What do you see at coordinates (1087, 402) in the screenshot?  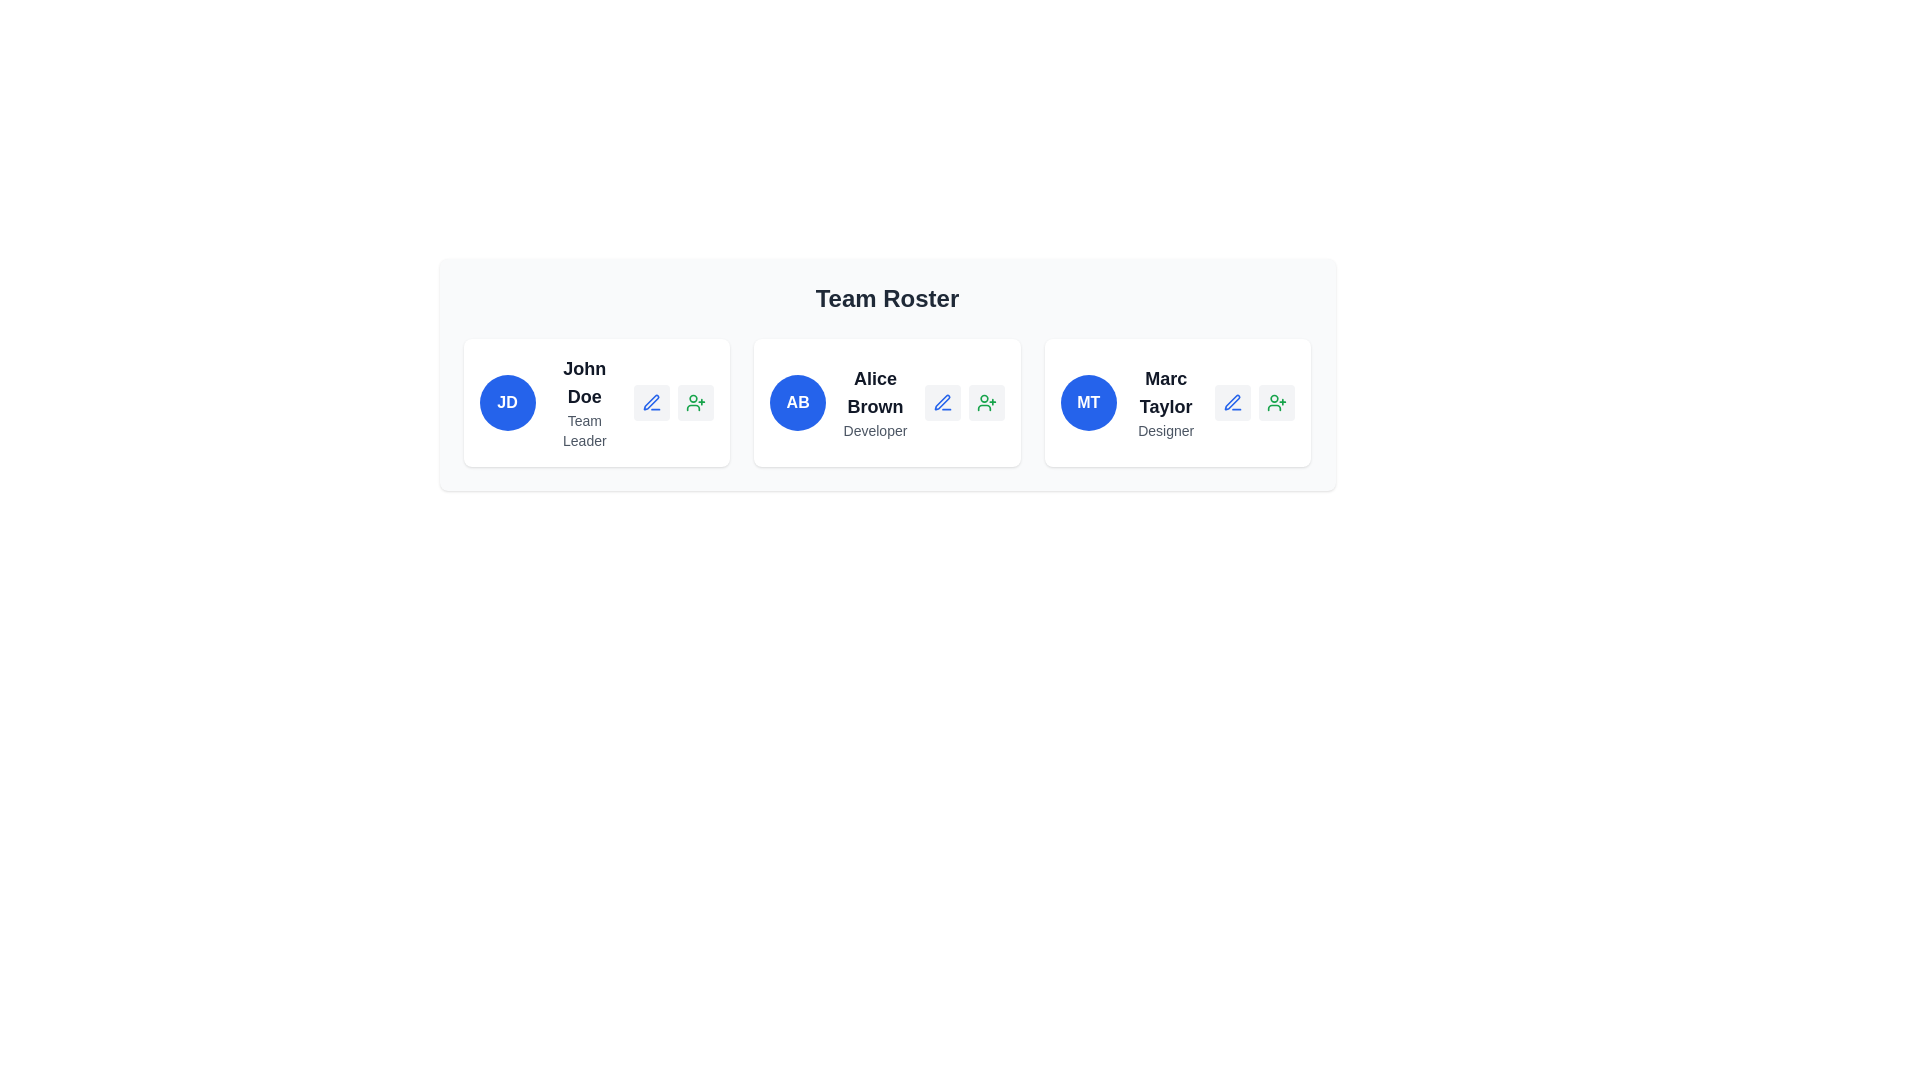 I see `the circular Avatar Badge with a blue background and white uppercase text 'MT', which is positioned to the left of the text 'Marc Taylor' and 'Designer' within the rightmost card of three cards in the list view` at bounding box center [1087, 402].